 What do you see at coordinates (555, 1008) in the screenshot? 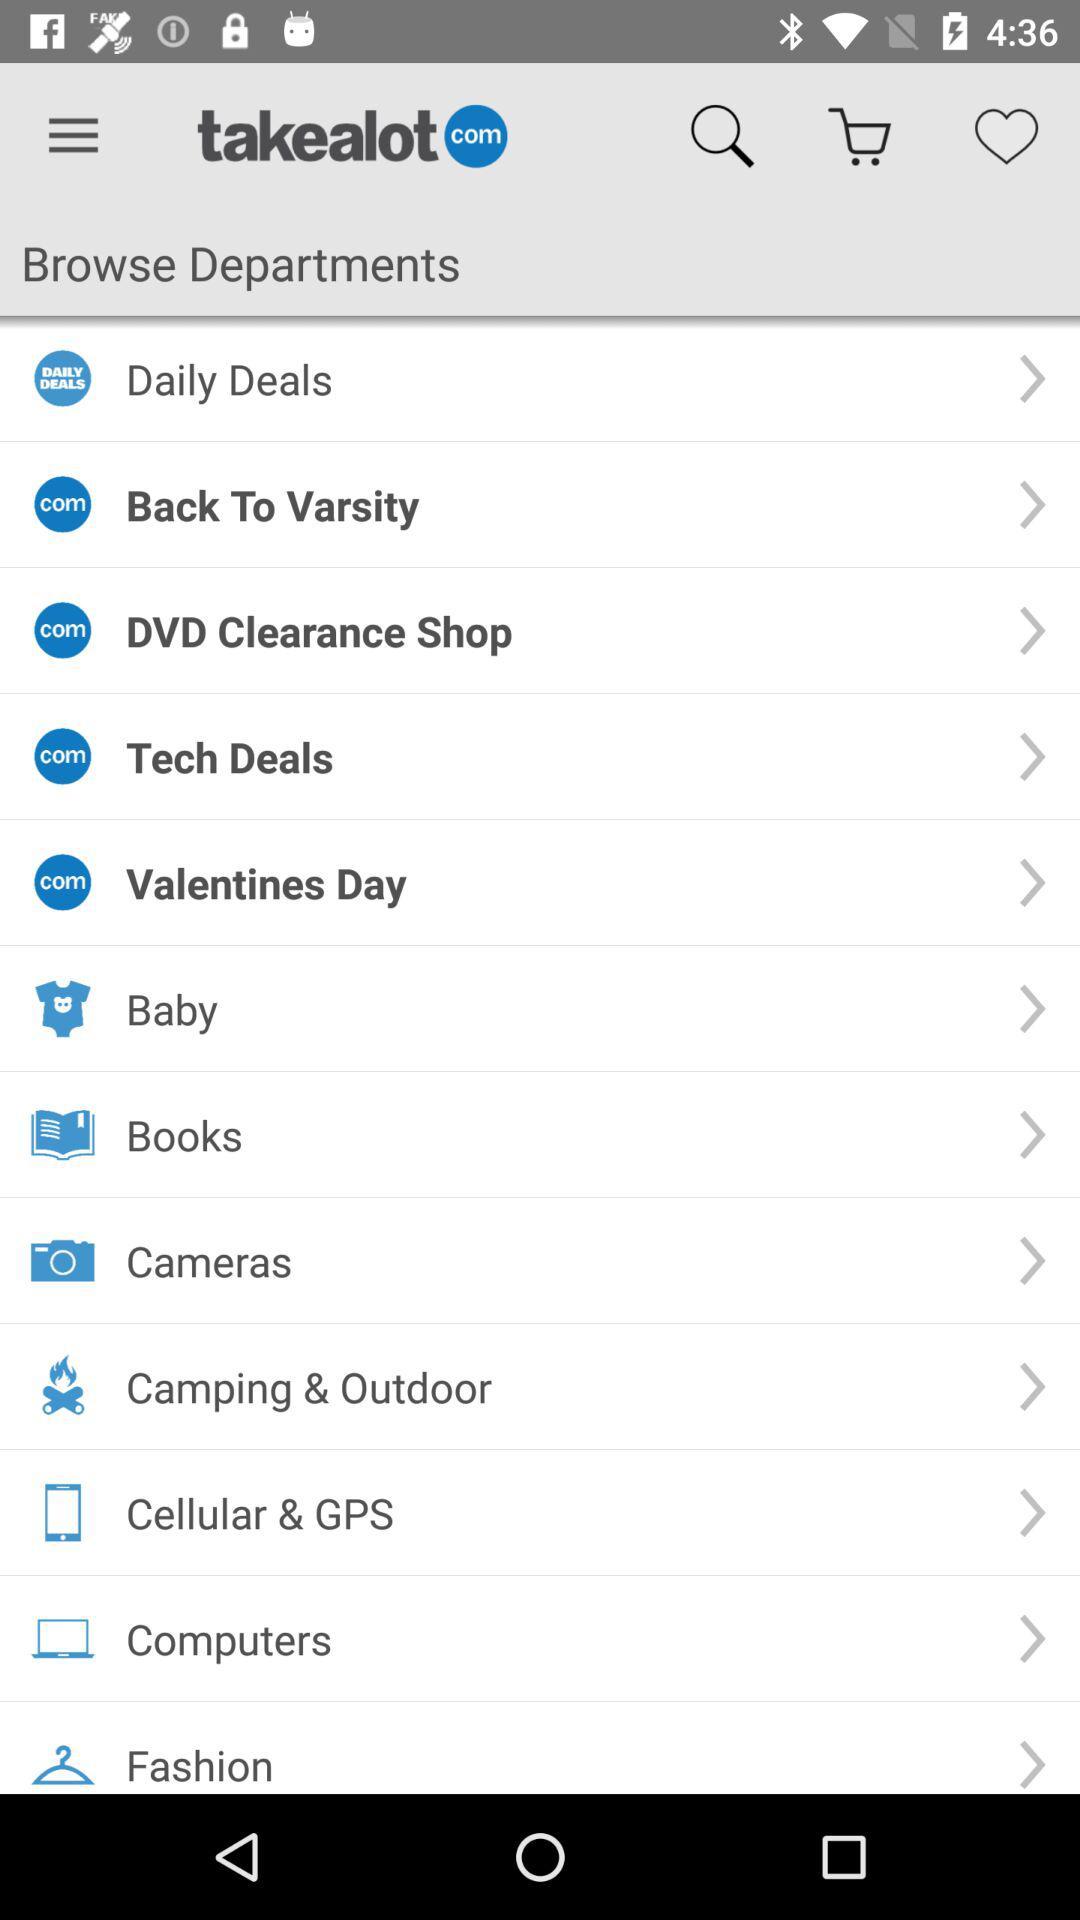
I see `the icon above the books icon` at bounding box center [555, 1008].